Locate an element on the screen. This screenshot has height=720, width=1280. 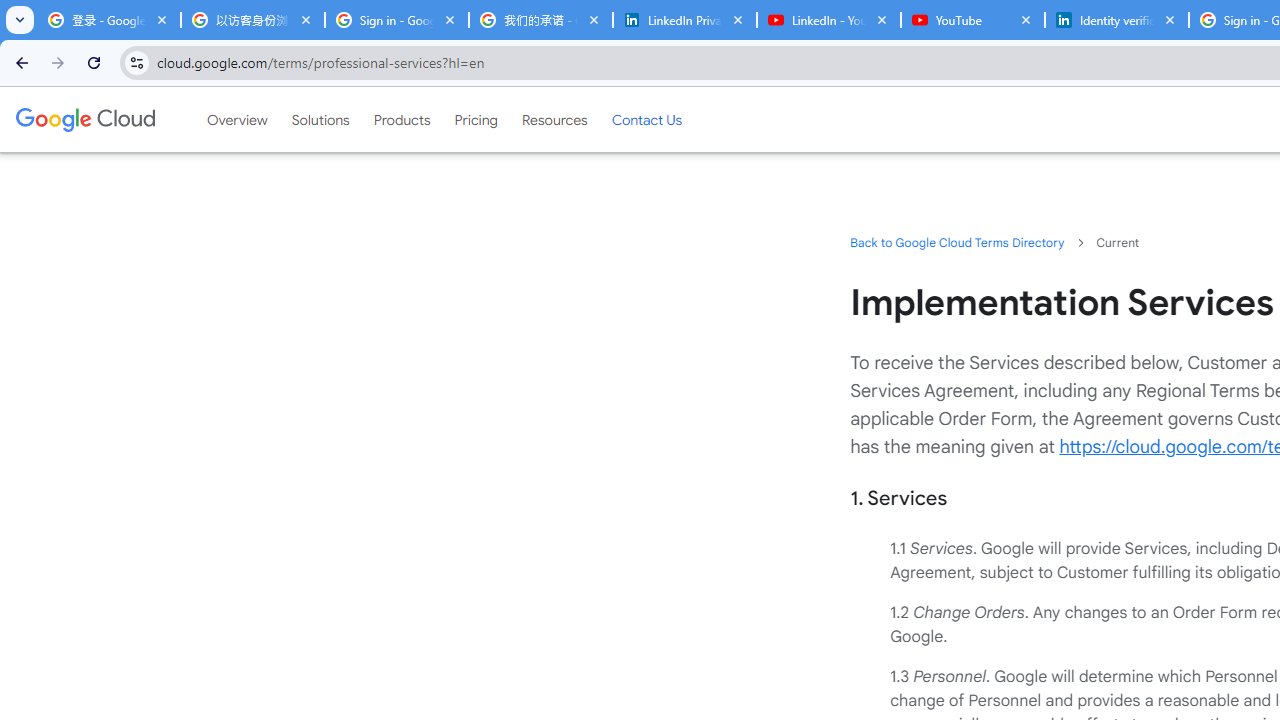
'Pricing' is located at coordinates (475, 119).